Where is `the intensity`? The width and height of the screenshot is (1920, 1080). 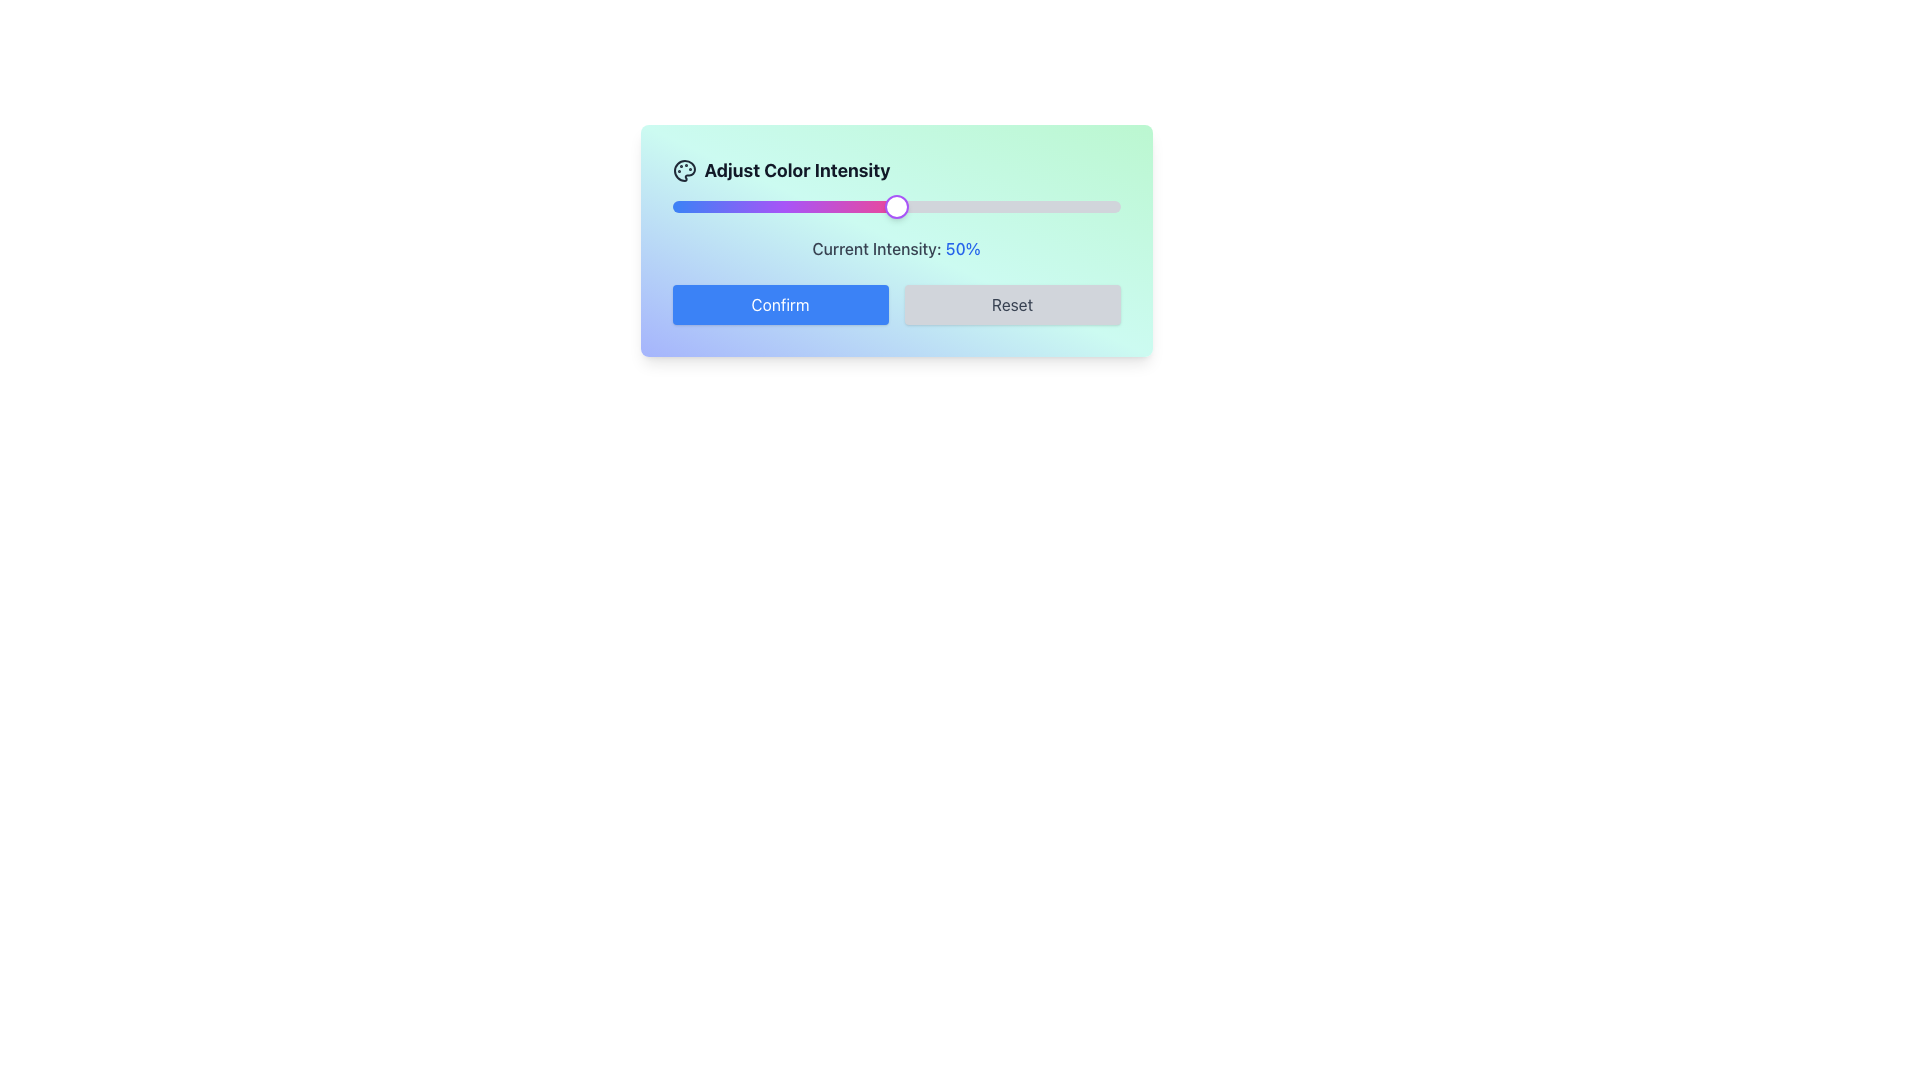
the intensity is located at coordinates (883, 207).